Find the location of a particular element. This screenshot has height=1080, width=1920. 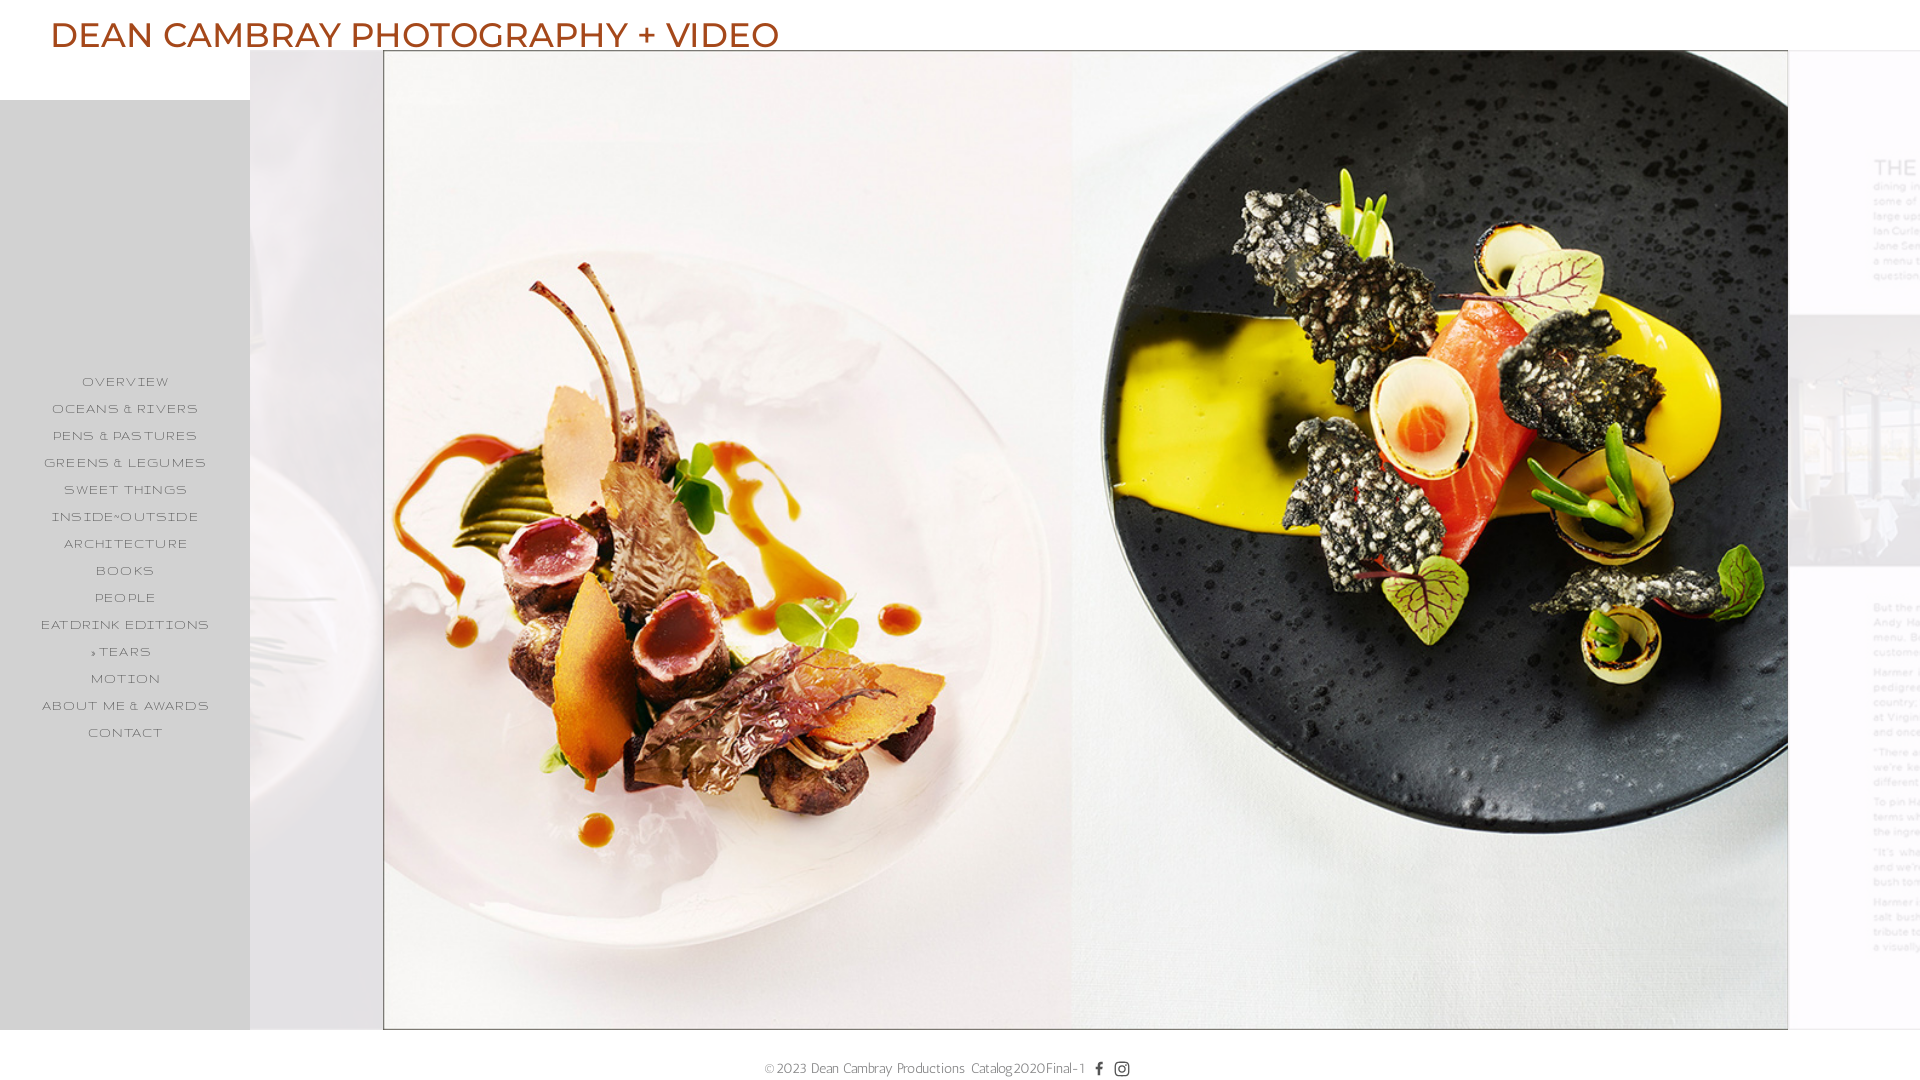

'PEOPLE' is located at coordinates (124, 596).